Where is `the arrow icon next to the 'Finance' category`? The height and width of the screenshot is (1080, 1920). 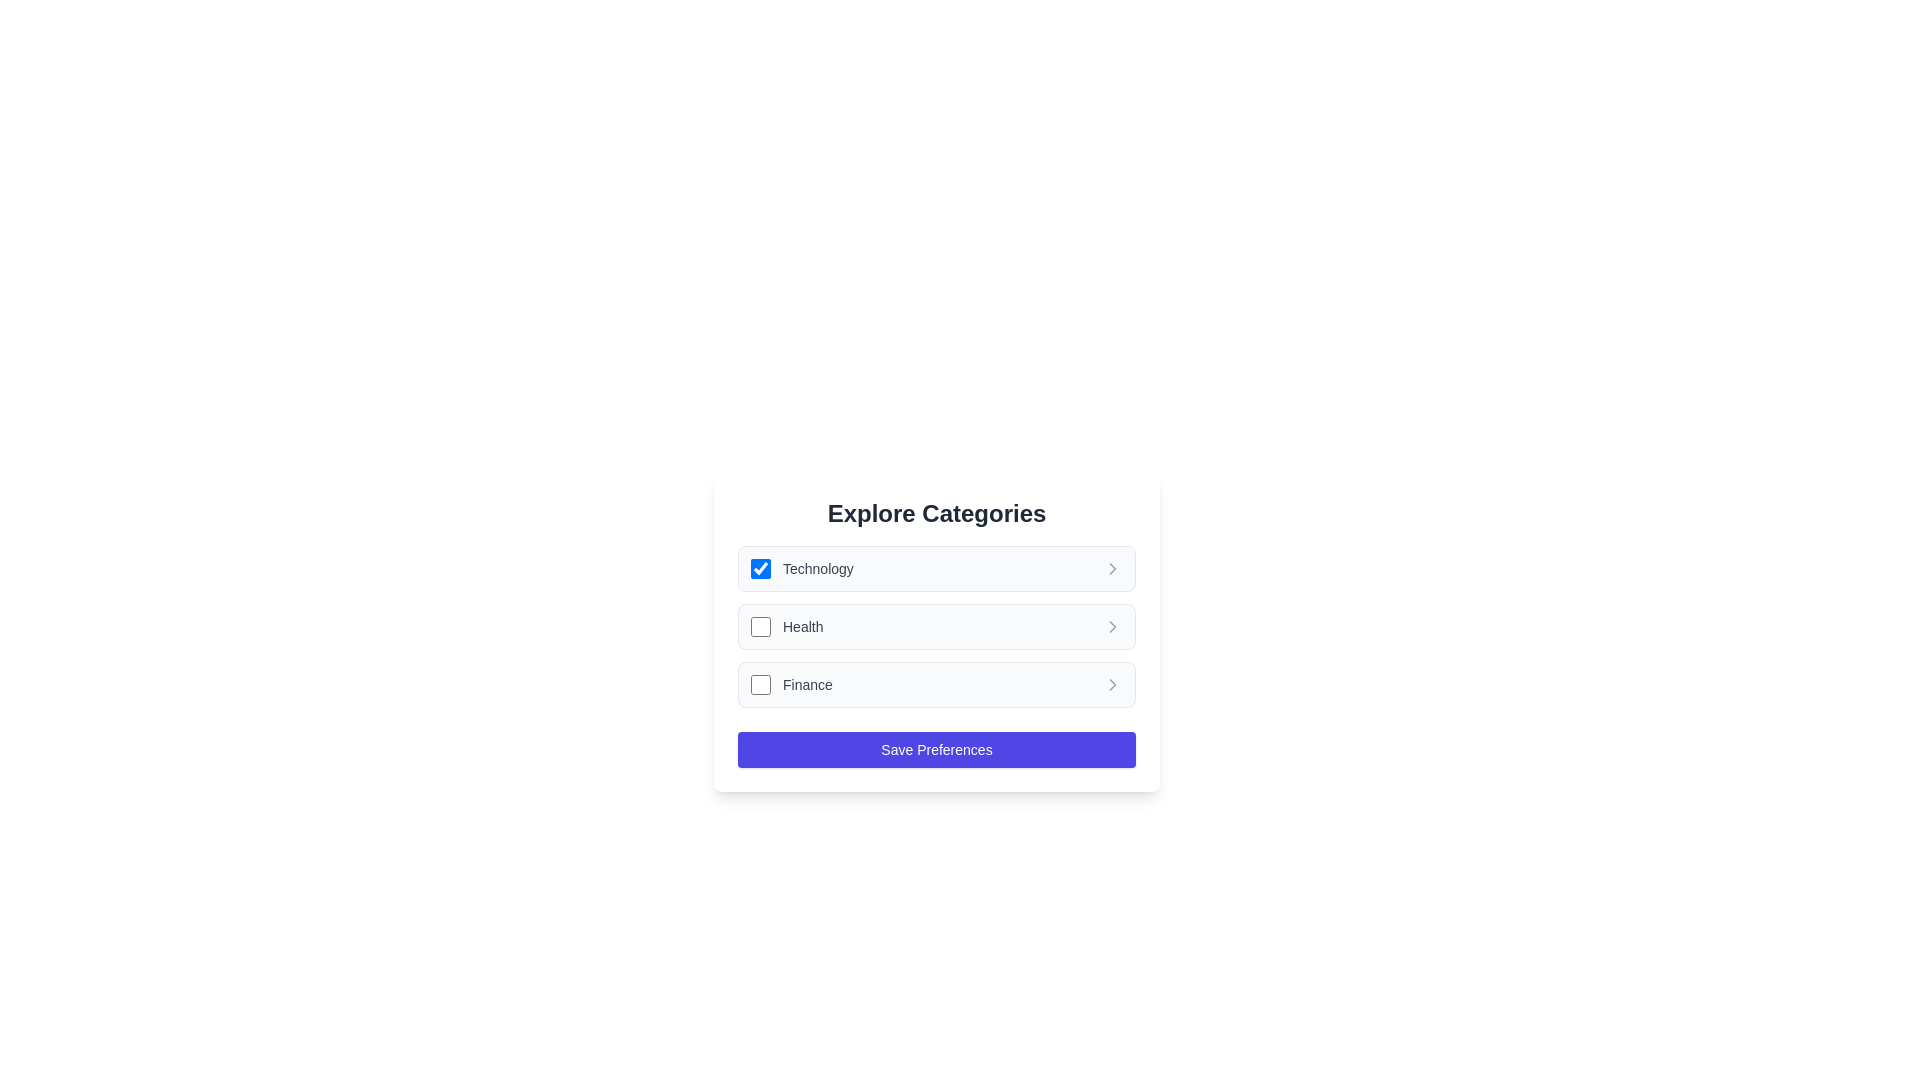 the arrow icon next to the 'Finance' category is located at coordinates (1112, 684).